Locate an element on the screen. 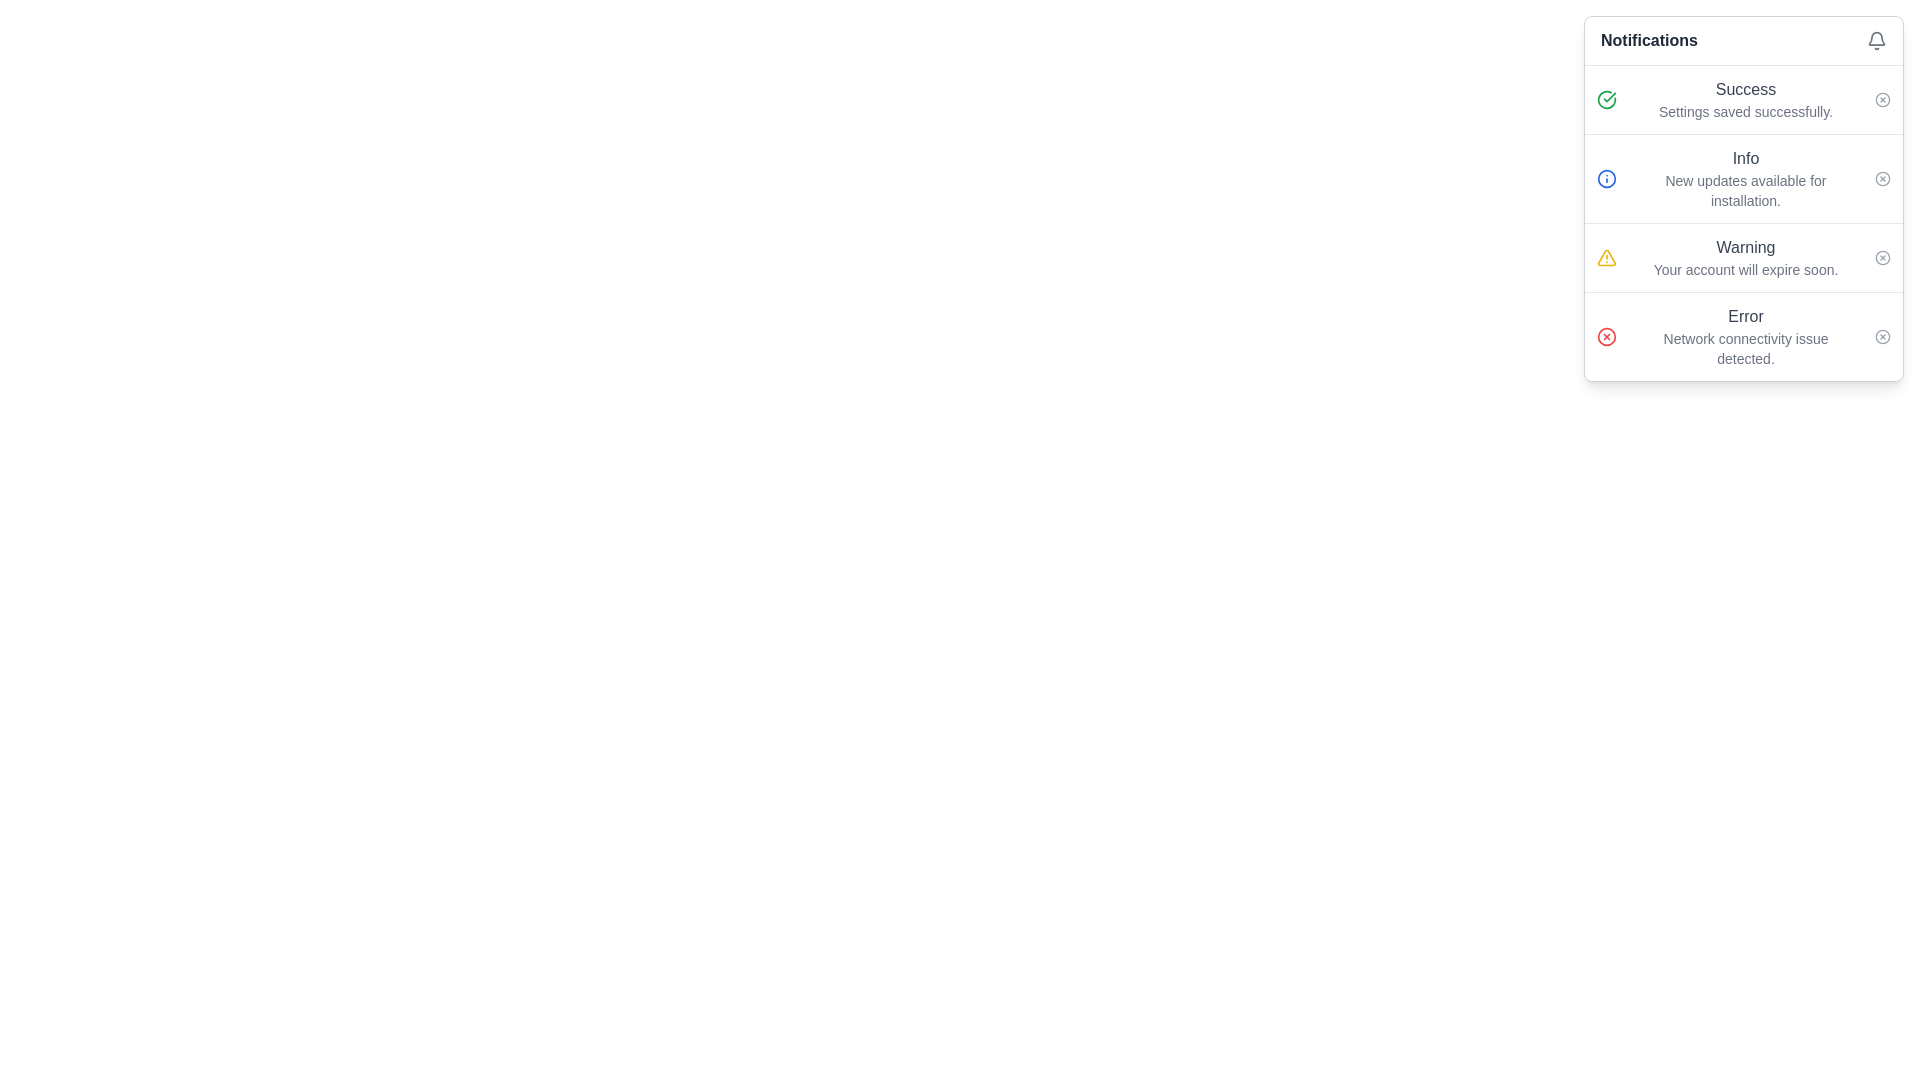 The image size is (1920, 1080). message displayed in the notification labeled 'Warning' which indicates that 'Your account will expire soon.' is located at coordinates (1745, 257).